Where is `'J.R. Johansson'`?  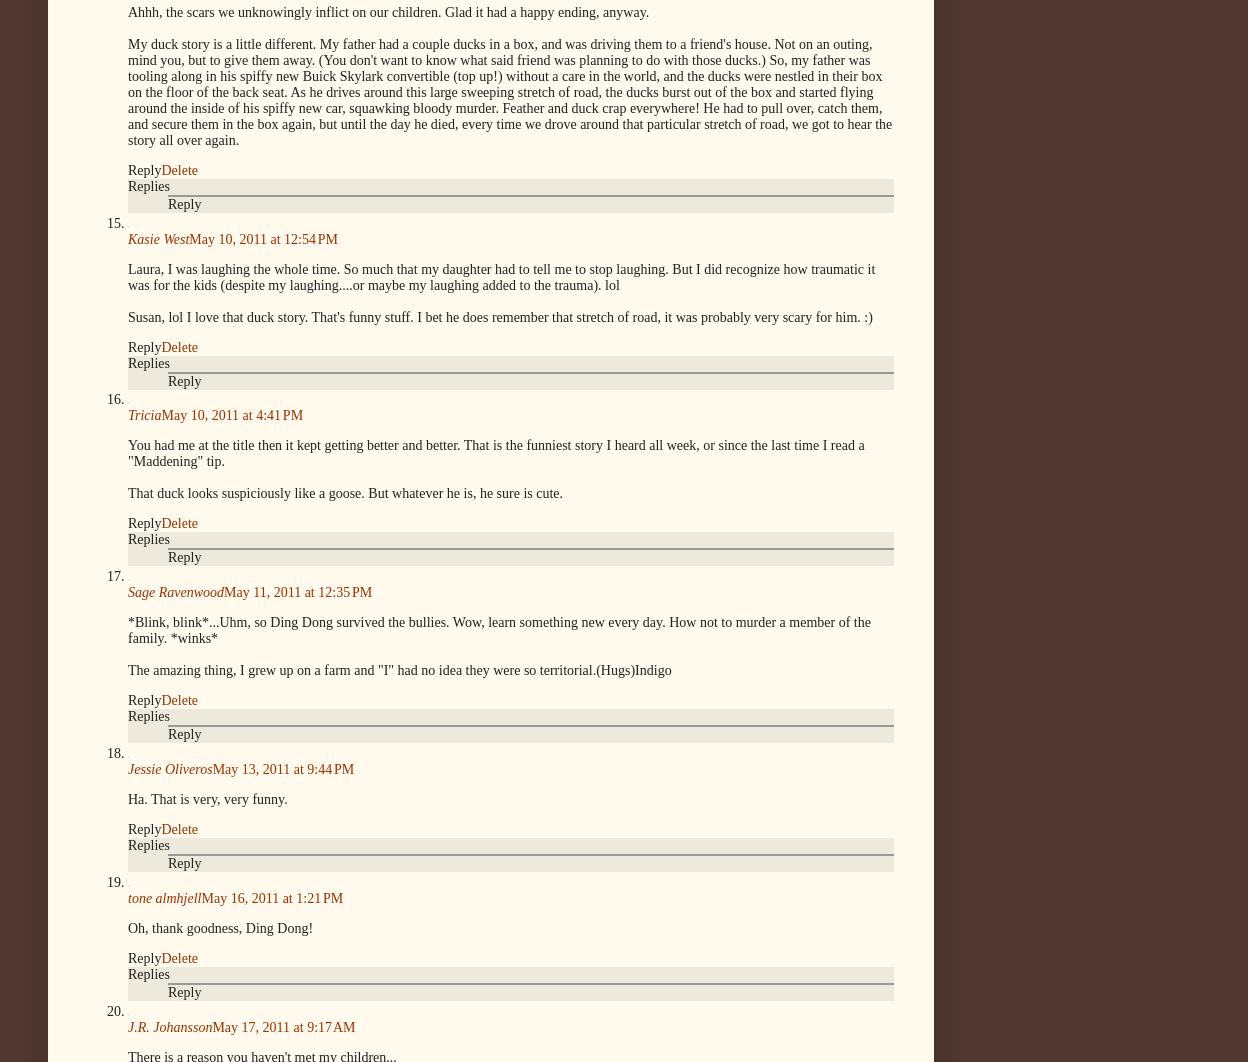 'J.R. Johansson' is located at coordinates (128, 1025).